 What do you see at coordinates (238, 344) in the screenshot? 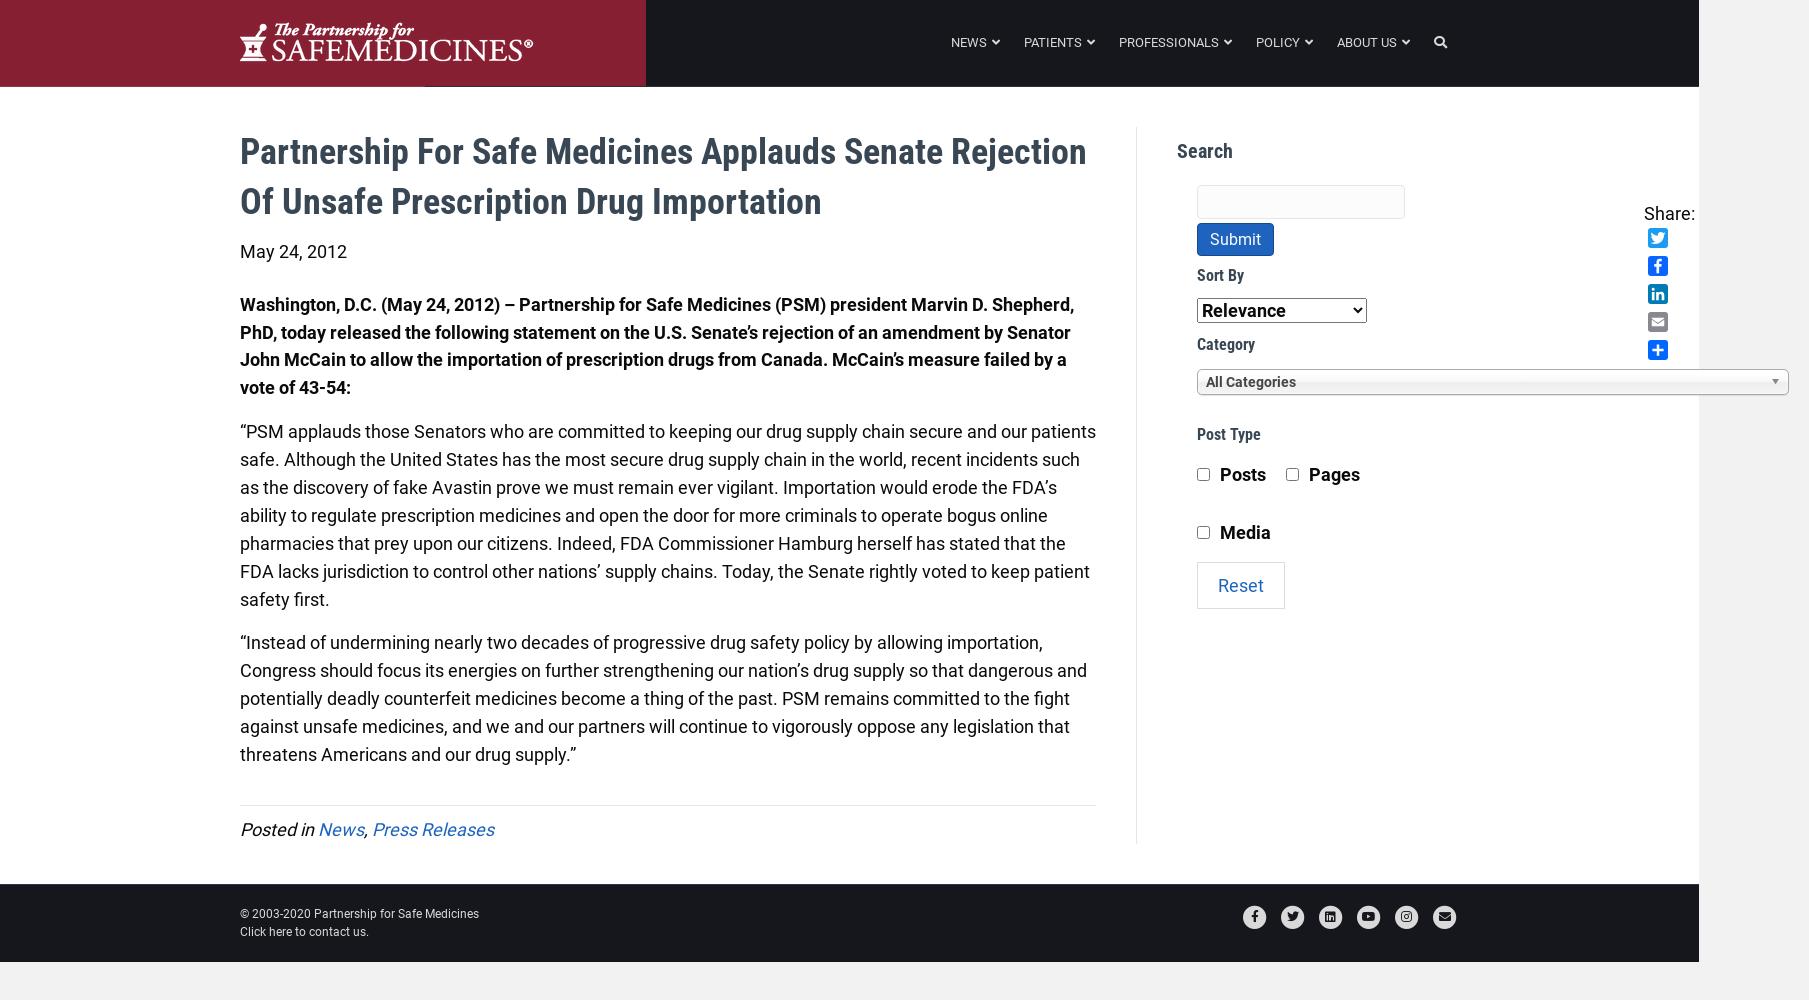
I see `'Washington, D.C. (May 24, 2012) – Partnership for Safe Medicines (PSM) president Marvin D. Shepherd, PhD, today released the following statement on the U.S. Senate’s rejection of an amendment by Senator John McCain to allow the importation of prescription drugs from Canada. McCain’s measure failed by a vote of 43-54:'` at bounding box center [238, 344].